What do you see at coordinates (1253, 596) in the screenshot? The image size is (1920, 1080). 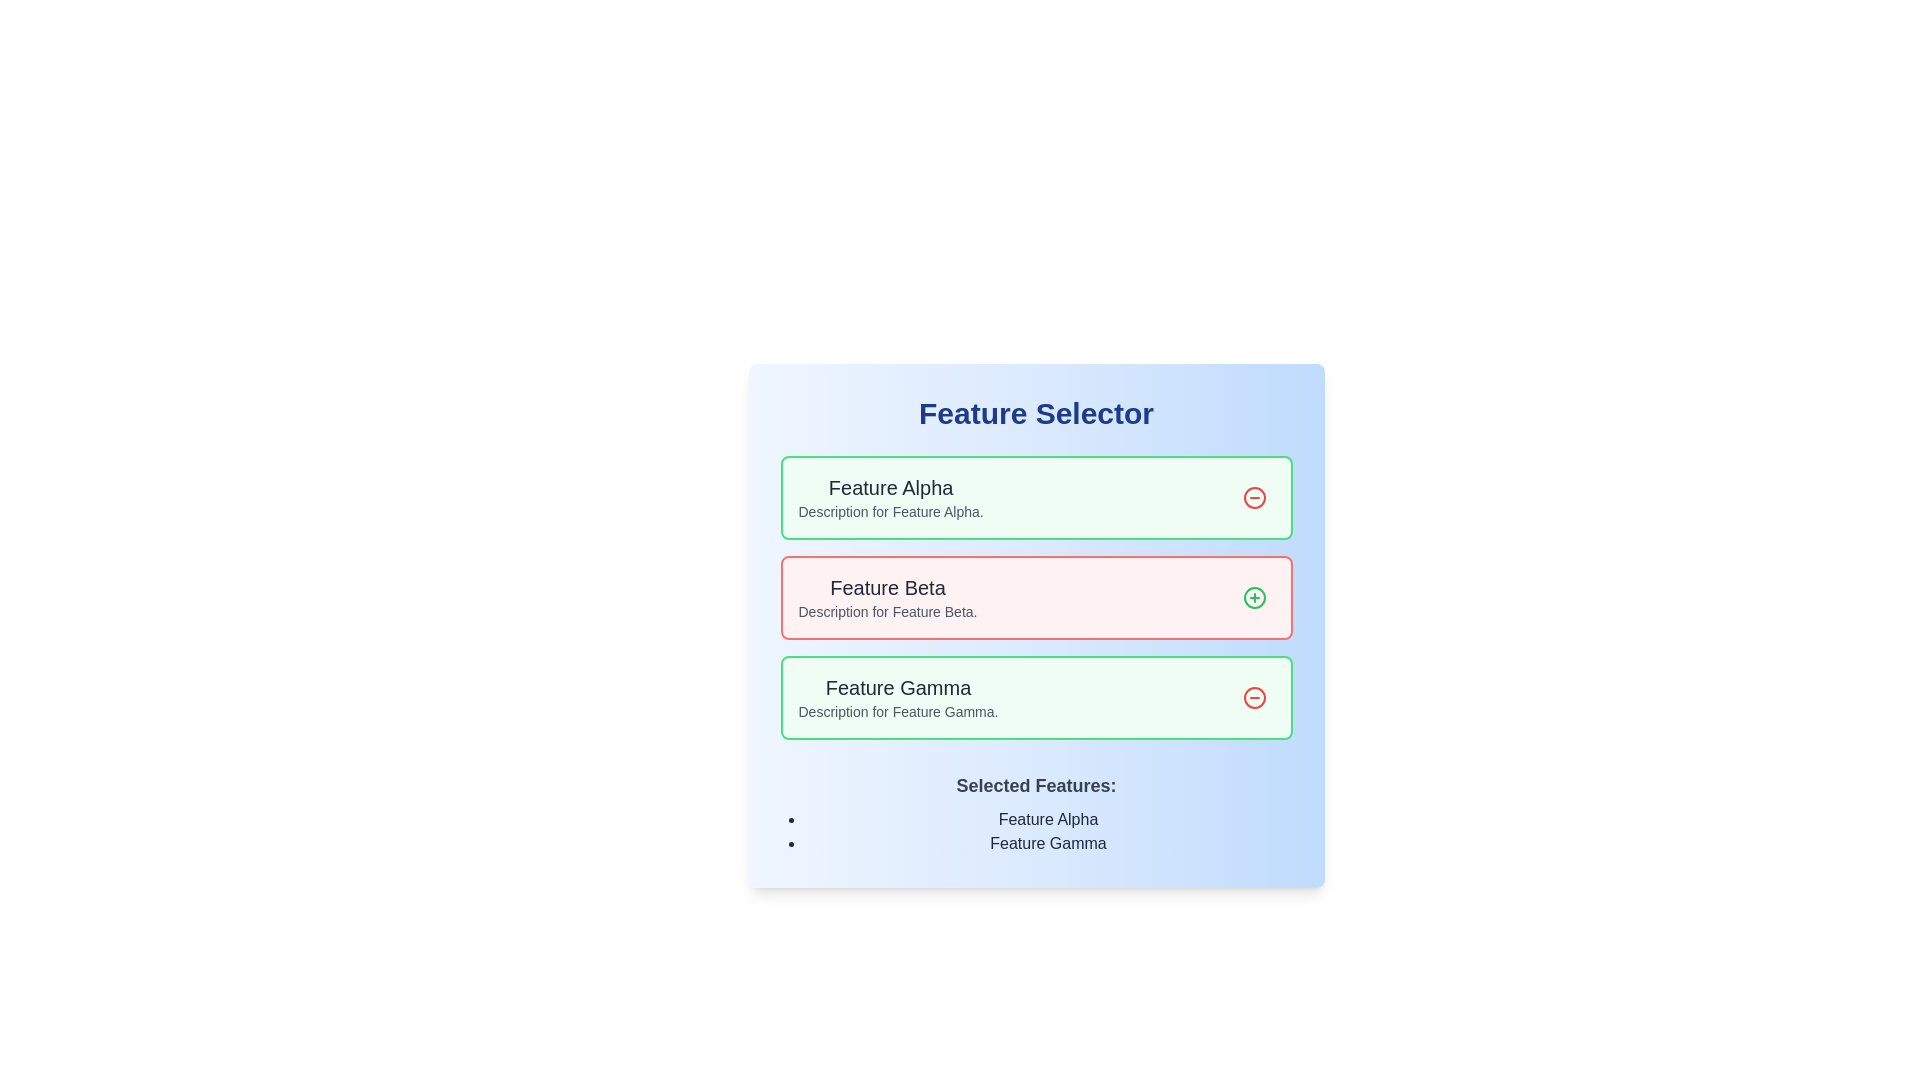 I see `the circular button with a green-outline circle and plus symbol` at bounding box center [1253, 596].